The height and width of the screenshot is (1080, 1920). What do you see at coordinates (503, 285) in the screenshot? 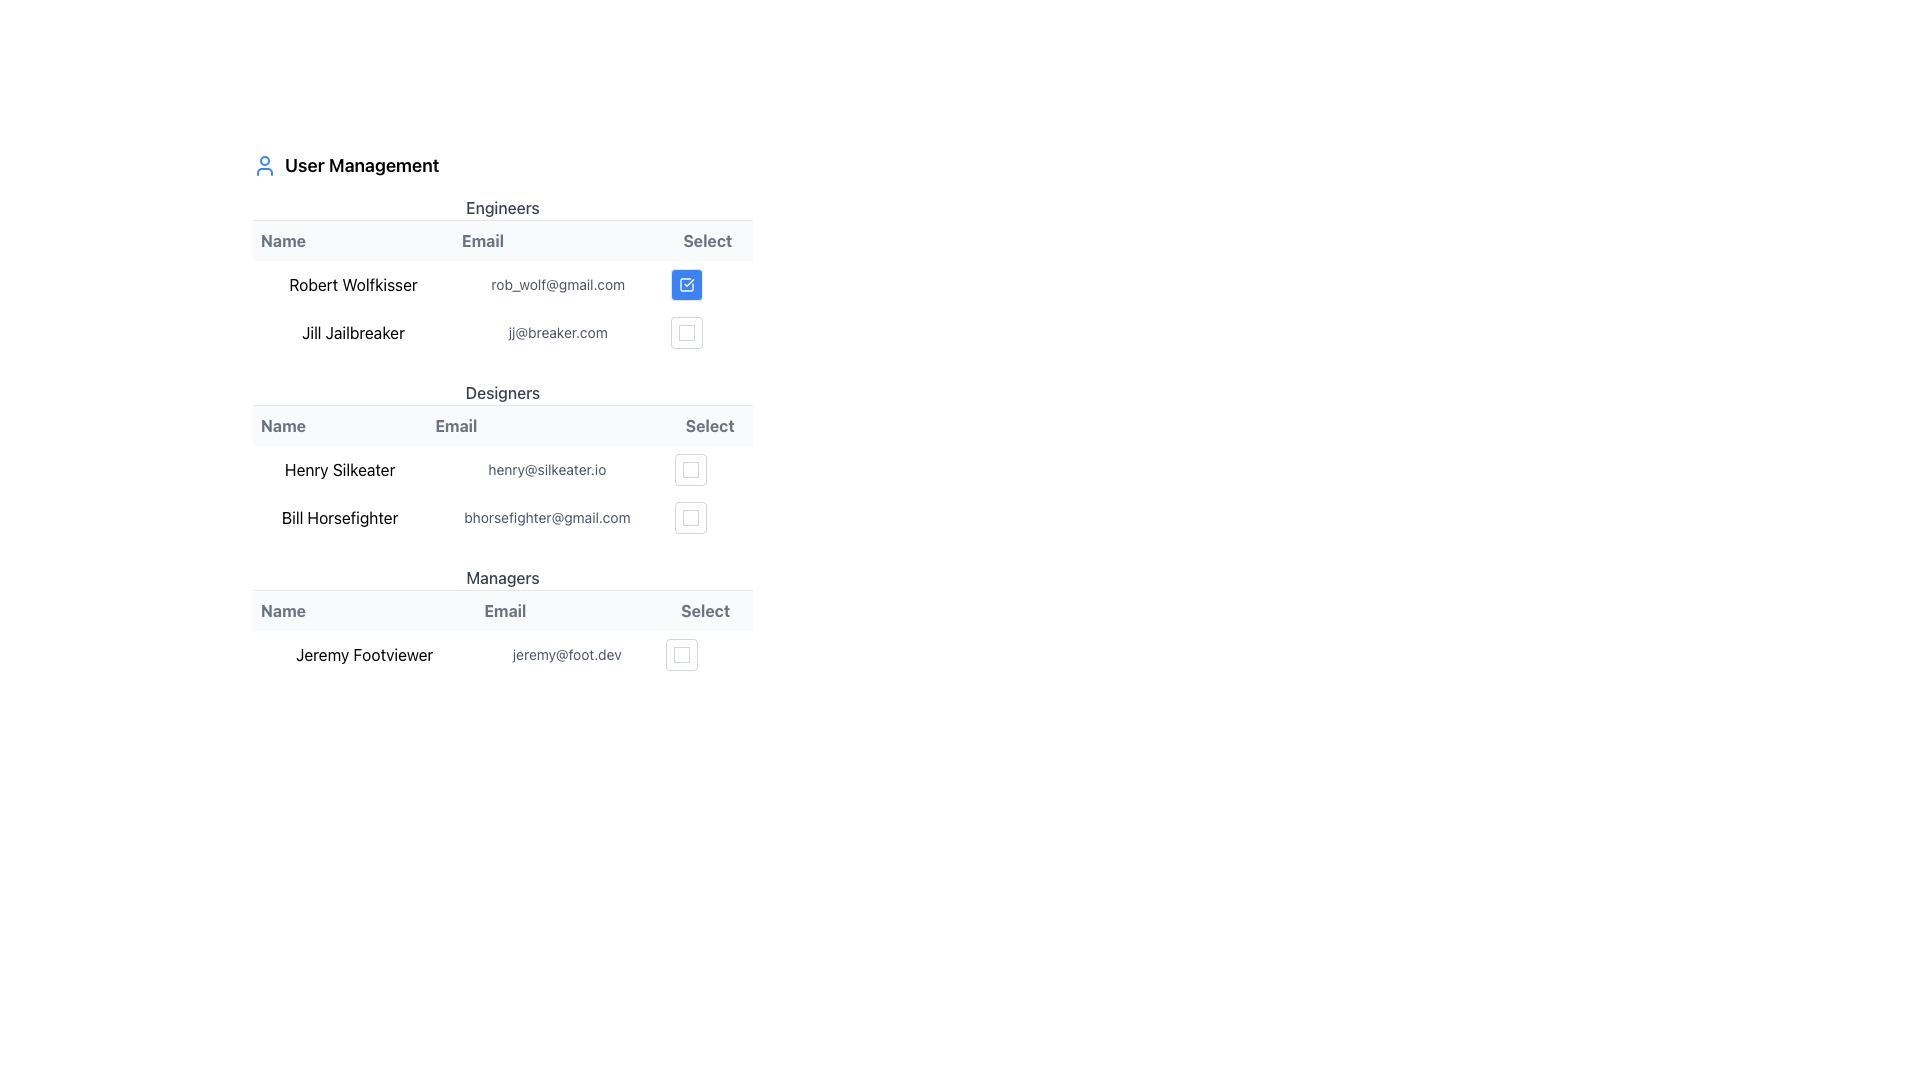
I see `the list item in the Engineers section of the table that contains the text 'Robert Wolfkisser'` at bounding box center [503, 285].